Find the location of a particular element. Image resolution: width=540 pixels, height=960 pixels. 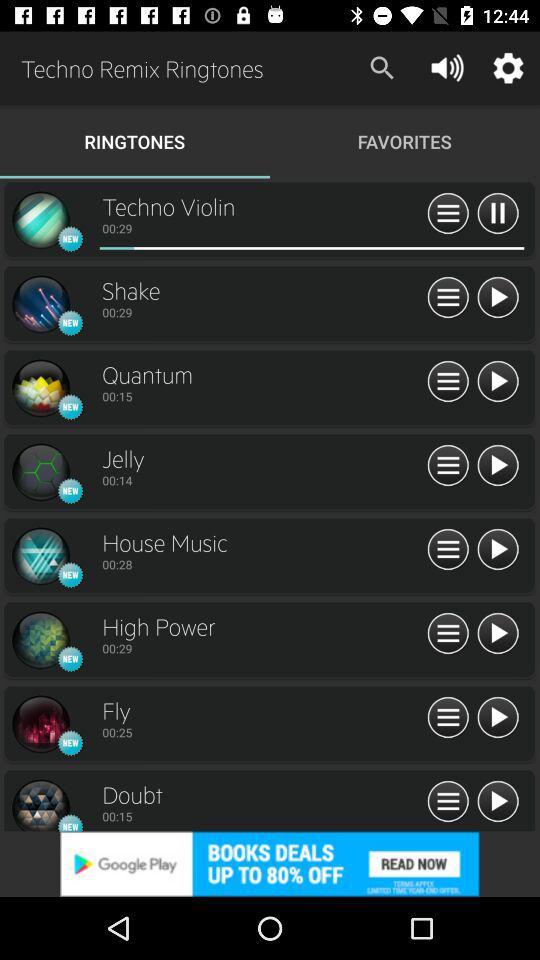

click start is located at coordinates (496, 466).